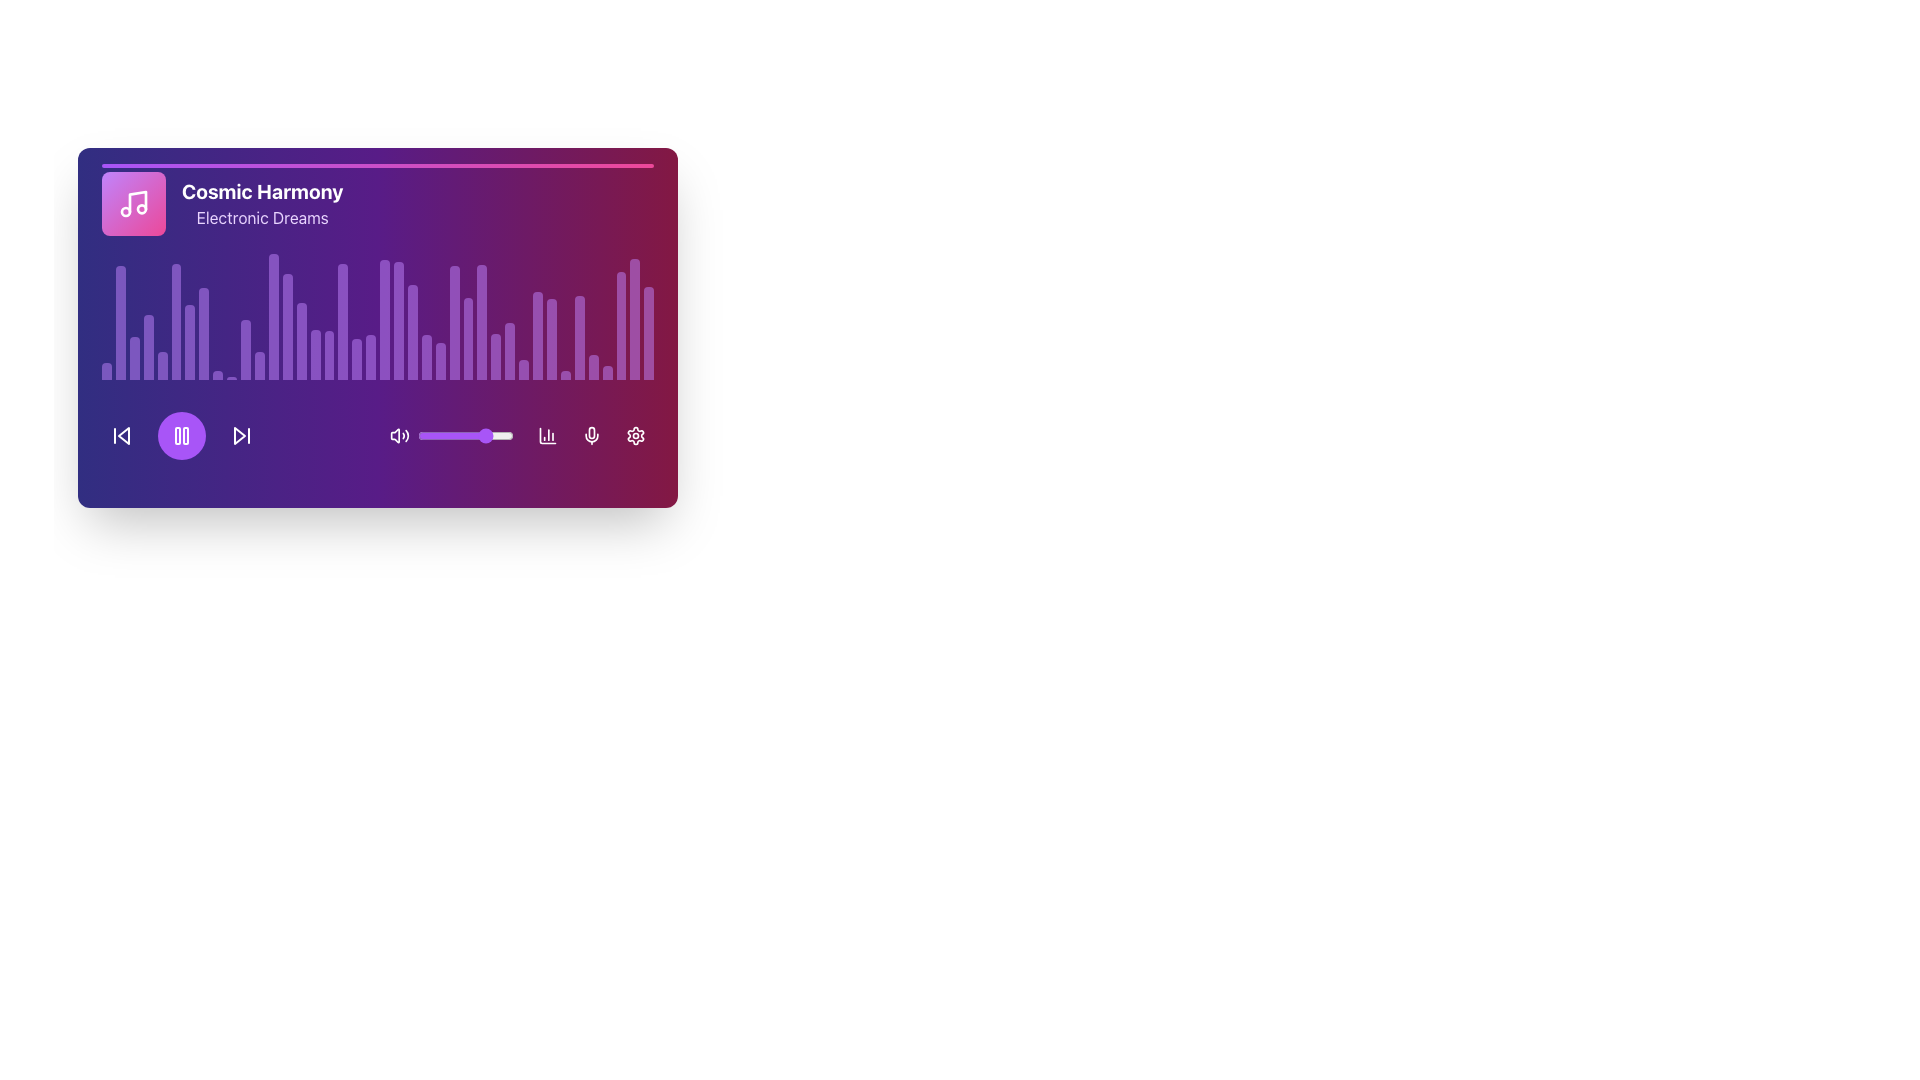 The height and width of the screenshot is (1080, 1920). Describe the element at coordinates (329, 354) in the screenshot. I see `the 17th visual indicator or chart bar in the horizontal layout within the bottom half of the interface` at that location.